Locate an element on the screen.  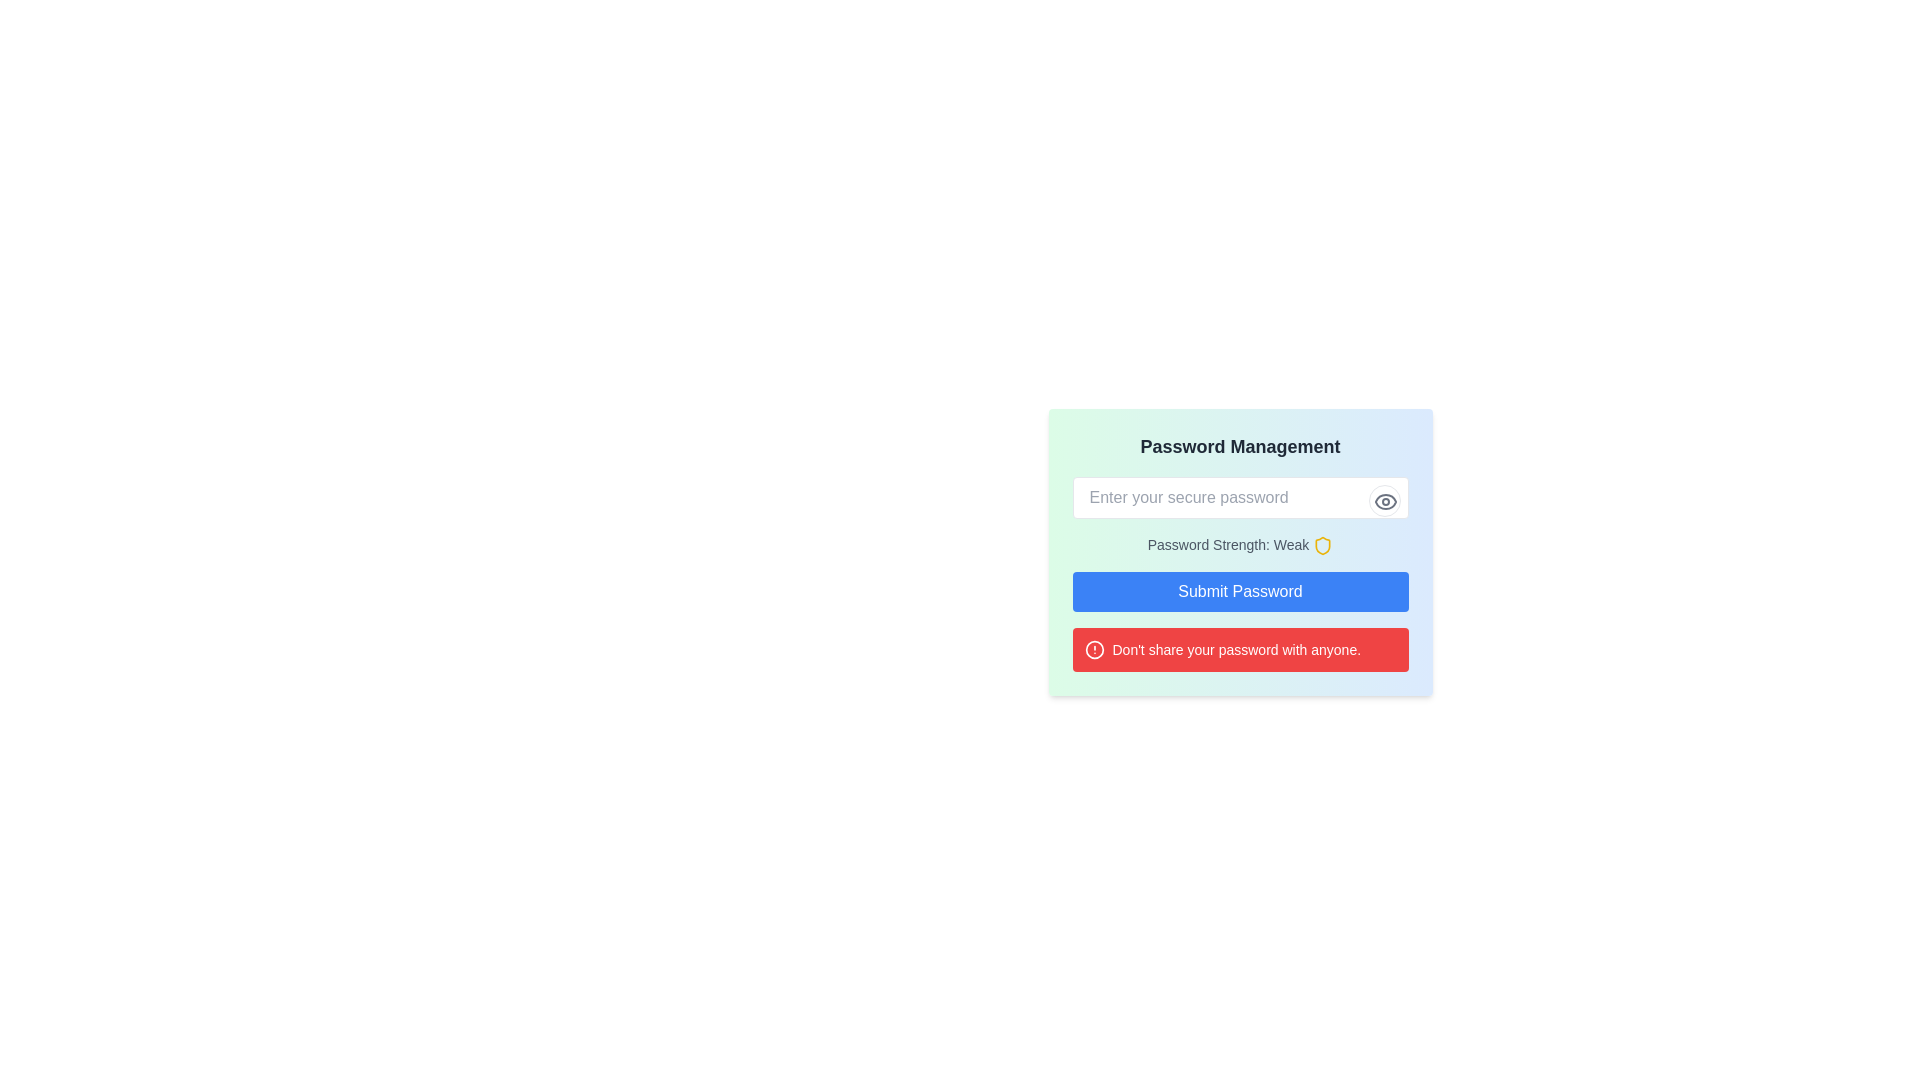
the small yellowish shield icon next to the label 'Password Strength: Weak' in the password management card interface is located at coordinates (1323, 546).